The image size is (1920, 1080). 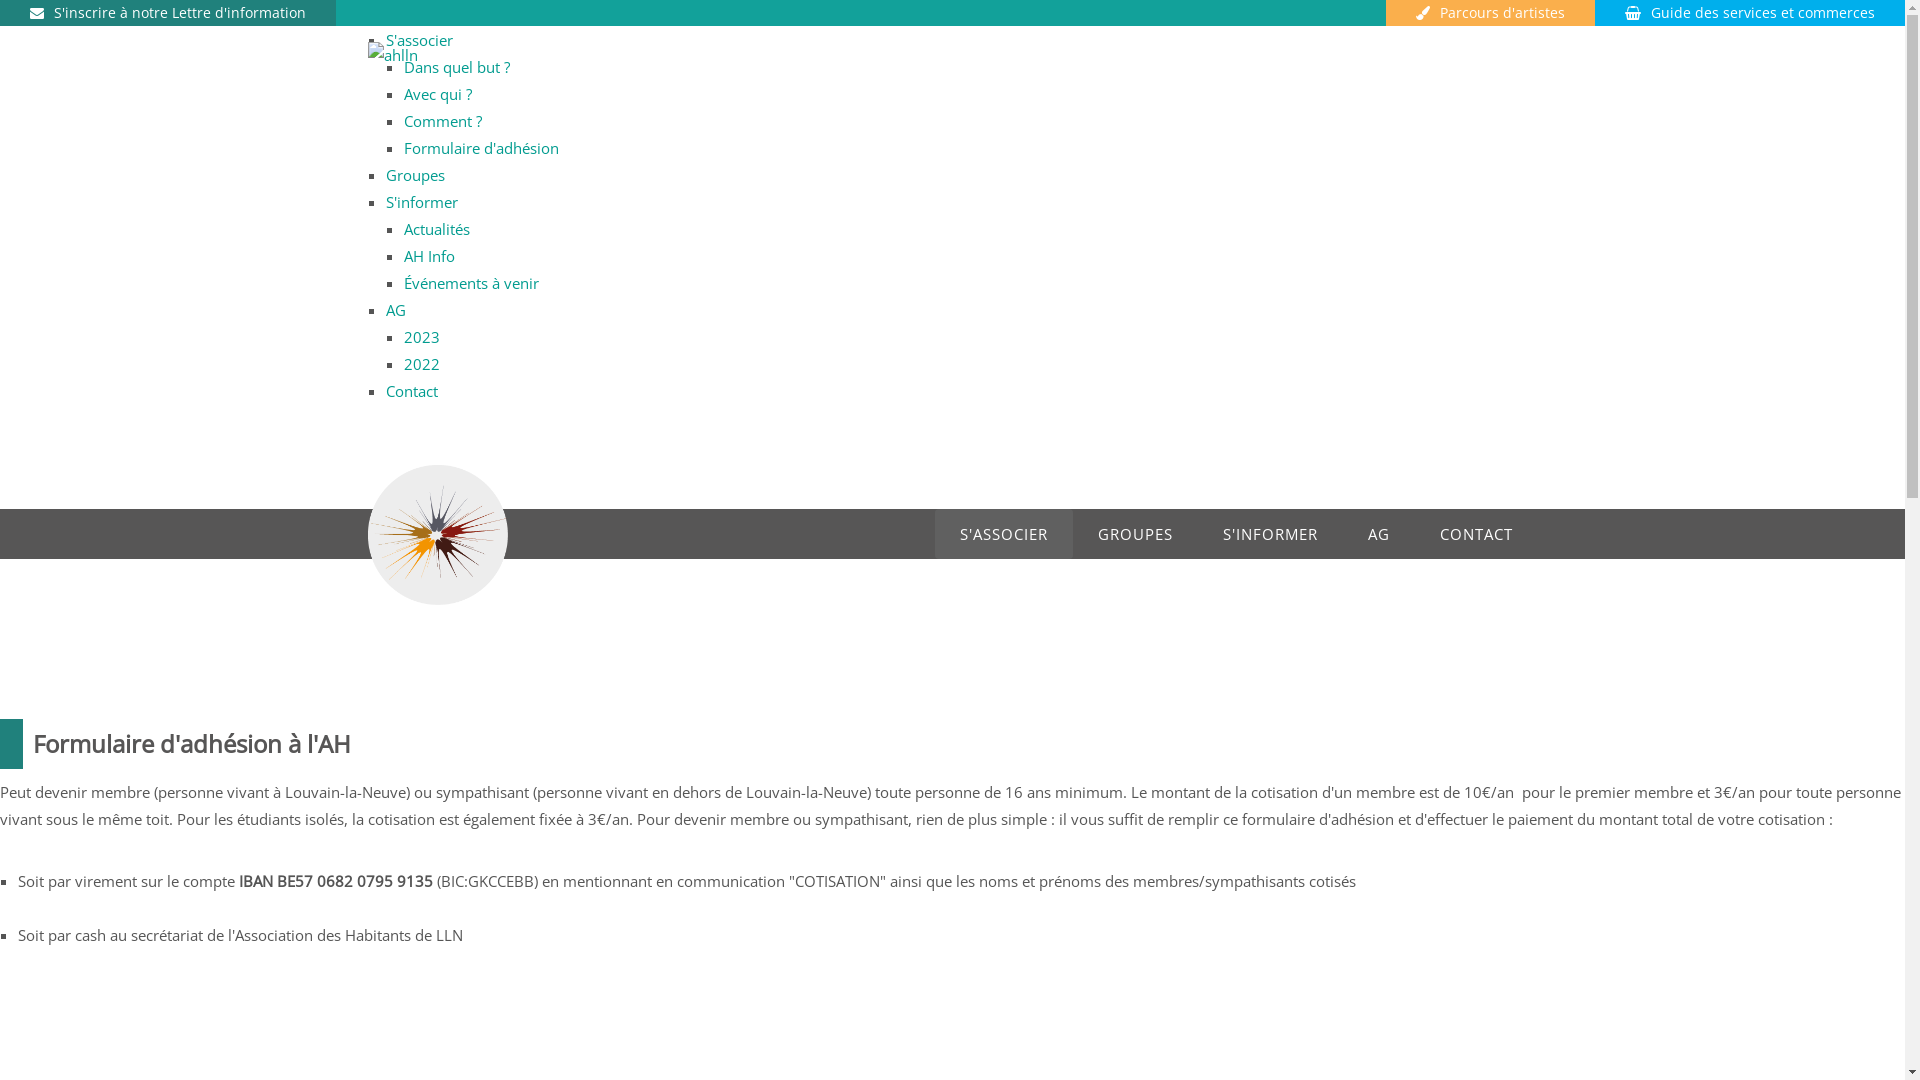 What do you see at coordinates (395, 309) in the screenshot?
I see `'AG'` at bounding box center [395, 309].